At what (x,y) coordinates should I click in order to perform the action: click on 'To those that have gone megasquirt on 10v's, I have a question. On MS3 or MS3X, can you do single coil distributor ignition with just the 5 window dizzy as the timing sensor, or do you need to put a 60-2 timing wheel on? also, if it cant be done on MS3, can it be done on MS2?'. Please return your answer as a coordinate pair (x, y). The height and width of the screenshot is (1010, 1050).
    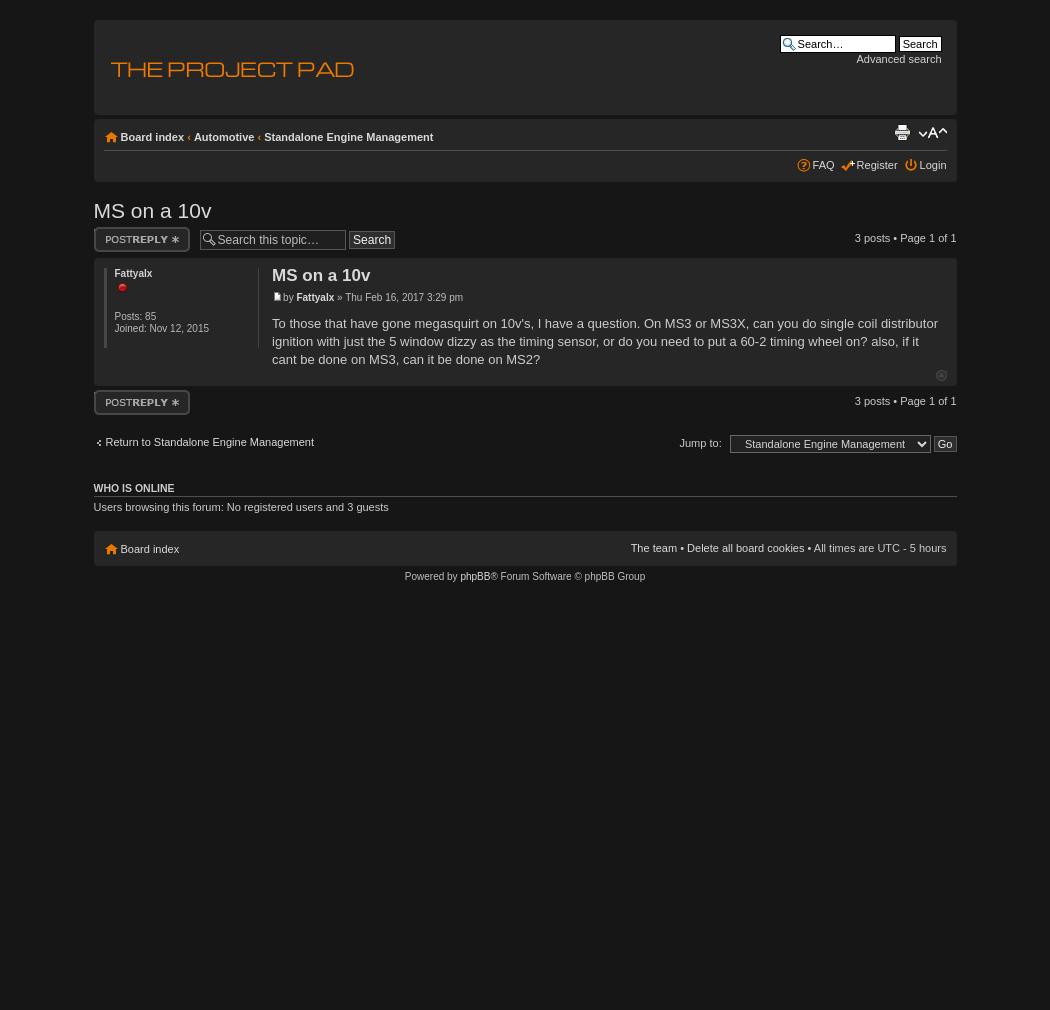
    Looking at the image, I should click on (604, 340).